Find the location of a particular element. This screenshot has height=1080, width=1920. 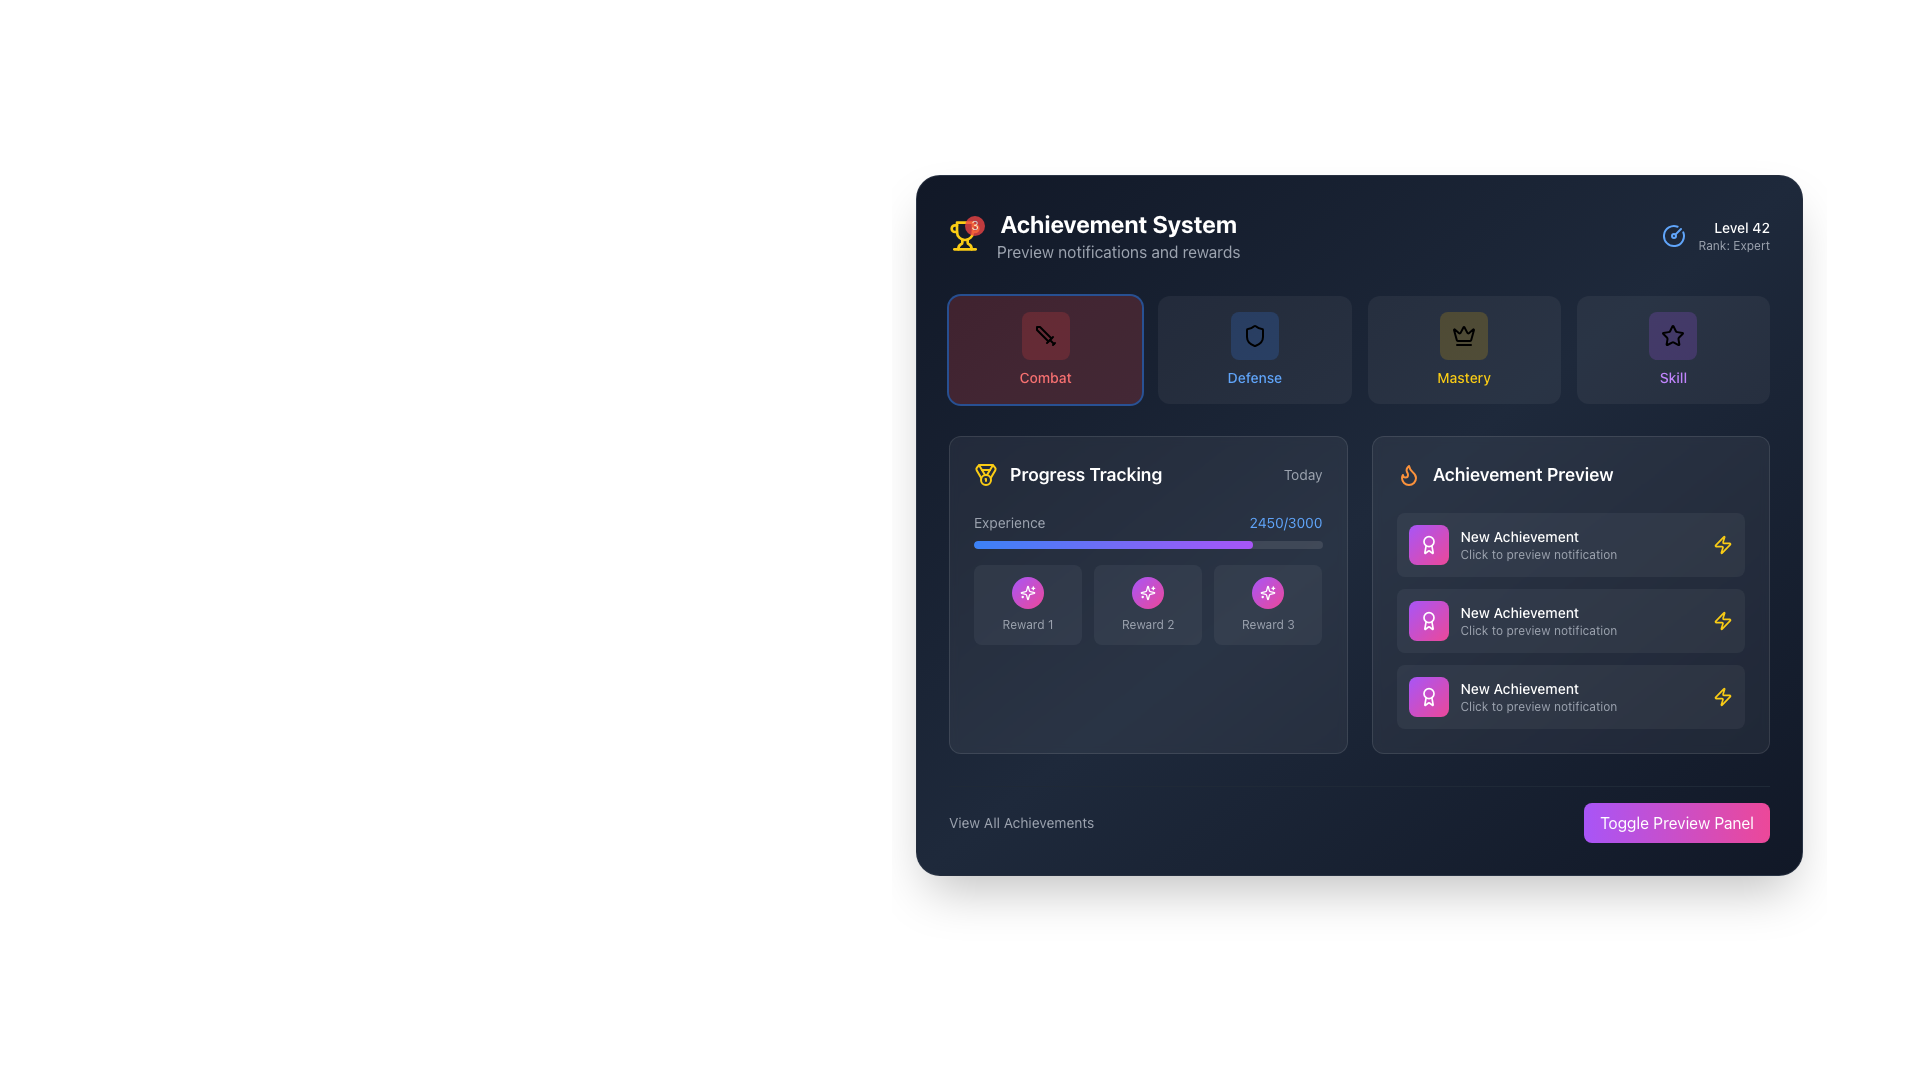

the SVG Circle Element that is part of the Achievement System interface, enhancing the visual appeal of the award icon is located at coordinates (1427, 616).